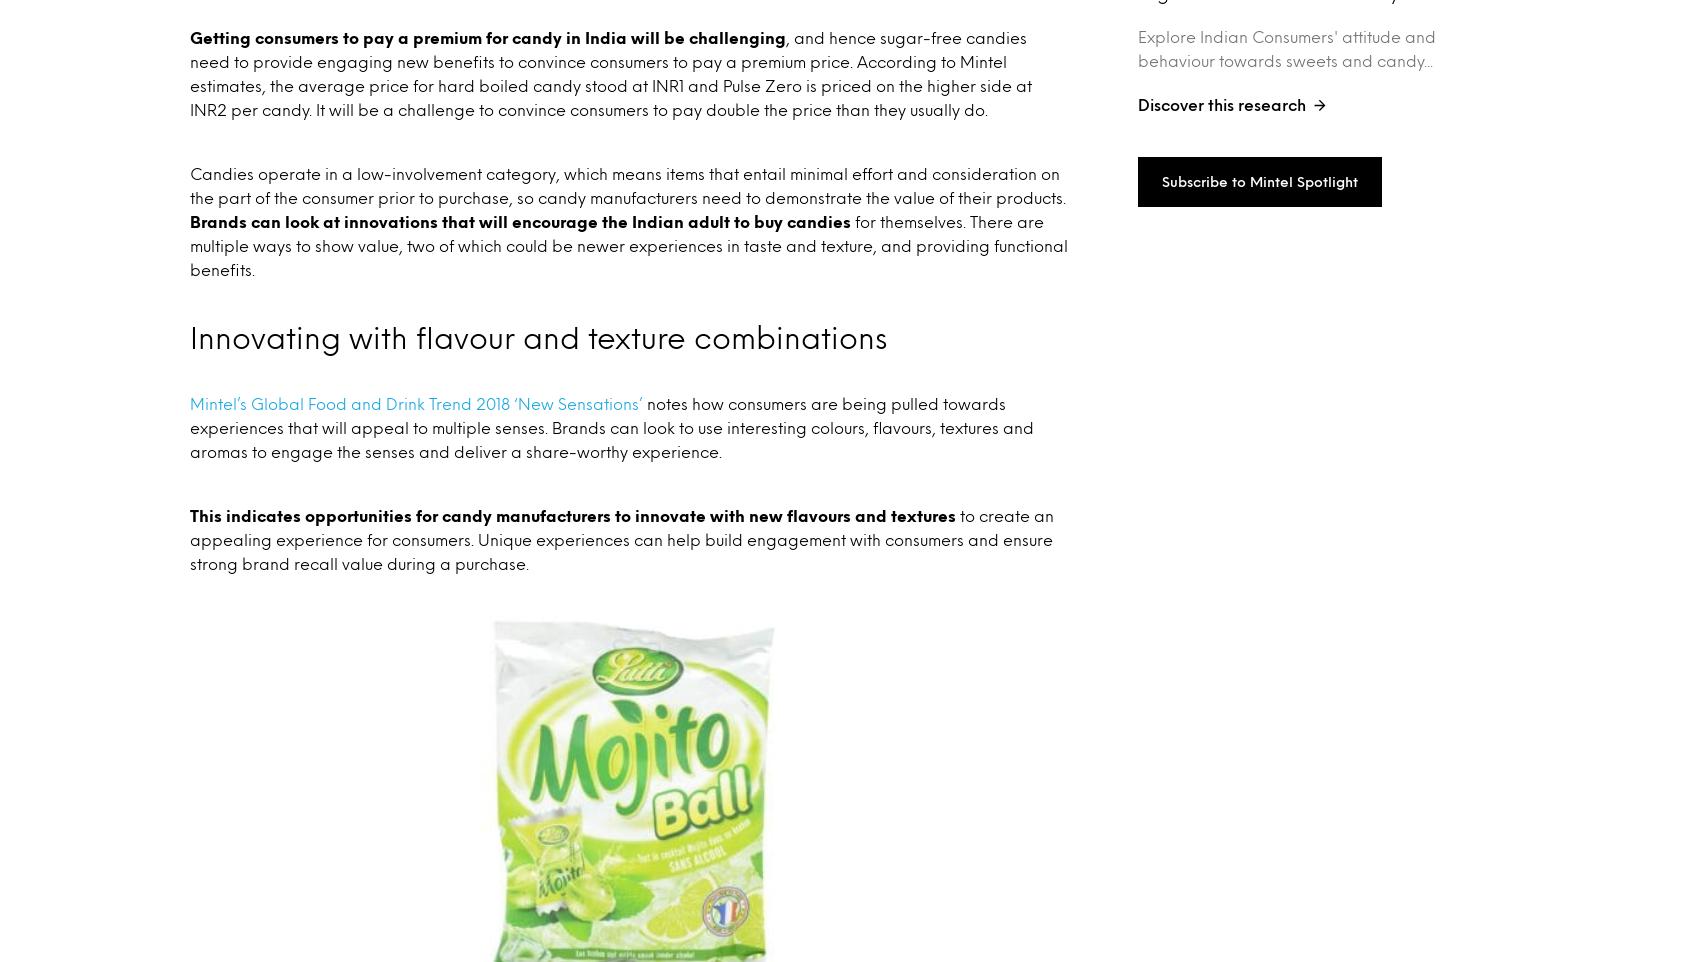 The image size is (1700, 962). Describe the element at coordinates (1328, 96) in the screenshot. I see `'Learn how financial services brands are changing their messaging and product strategies to prioritize consumer-centric value, seamless experiences, and the preferences of younger generations.'` at that location.